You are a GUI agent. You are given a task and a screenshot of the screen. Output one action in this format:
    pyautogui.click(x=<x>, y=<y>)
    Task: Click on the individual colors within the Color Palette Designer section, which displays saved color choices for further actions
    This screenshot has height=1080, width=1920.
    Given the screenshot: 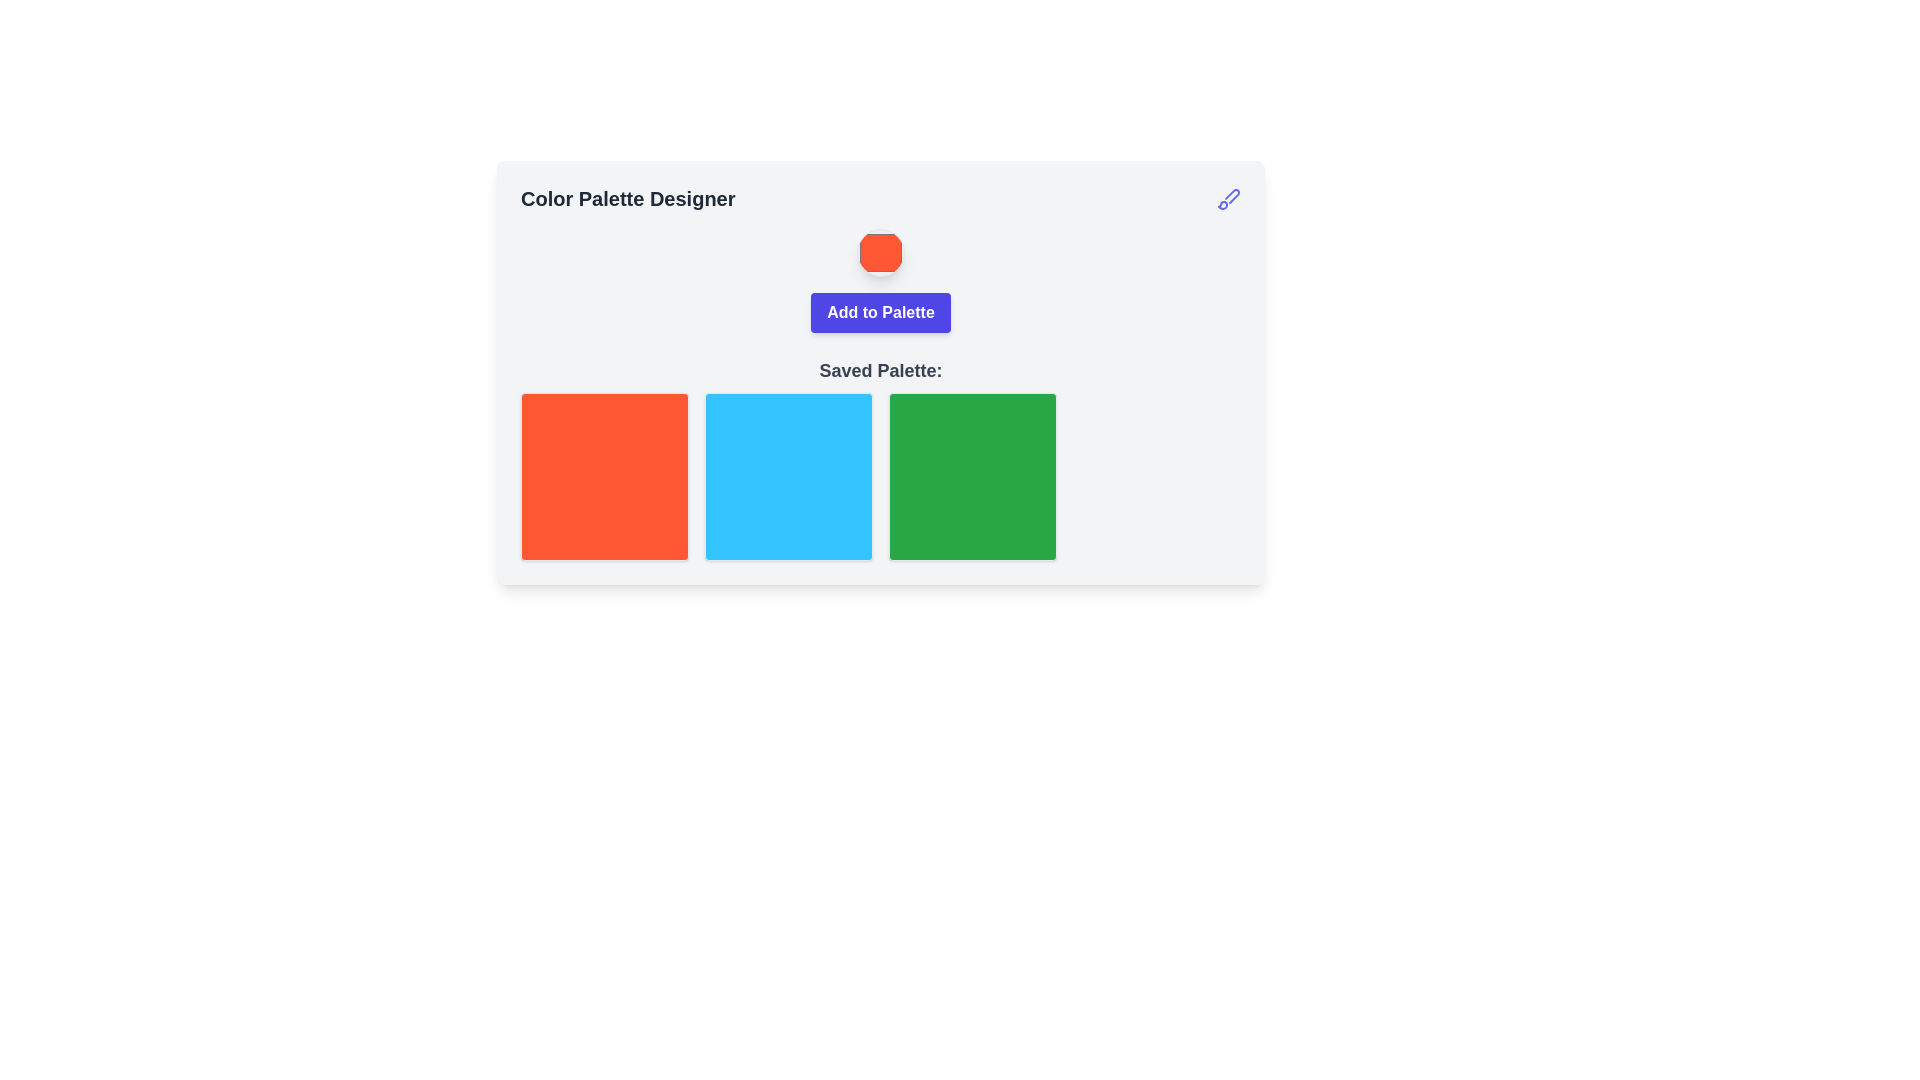 What is the action you would take?
    pyautogui.click(x=880, y=459)
    